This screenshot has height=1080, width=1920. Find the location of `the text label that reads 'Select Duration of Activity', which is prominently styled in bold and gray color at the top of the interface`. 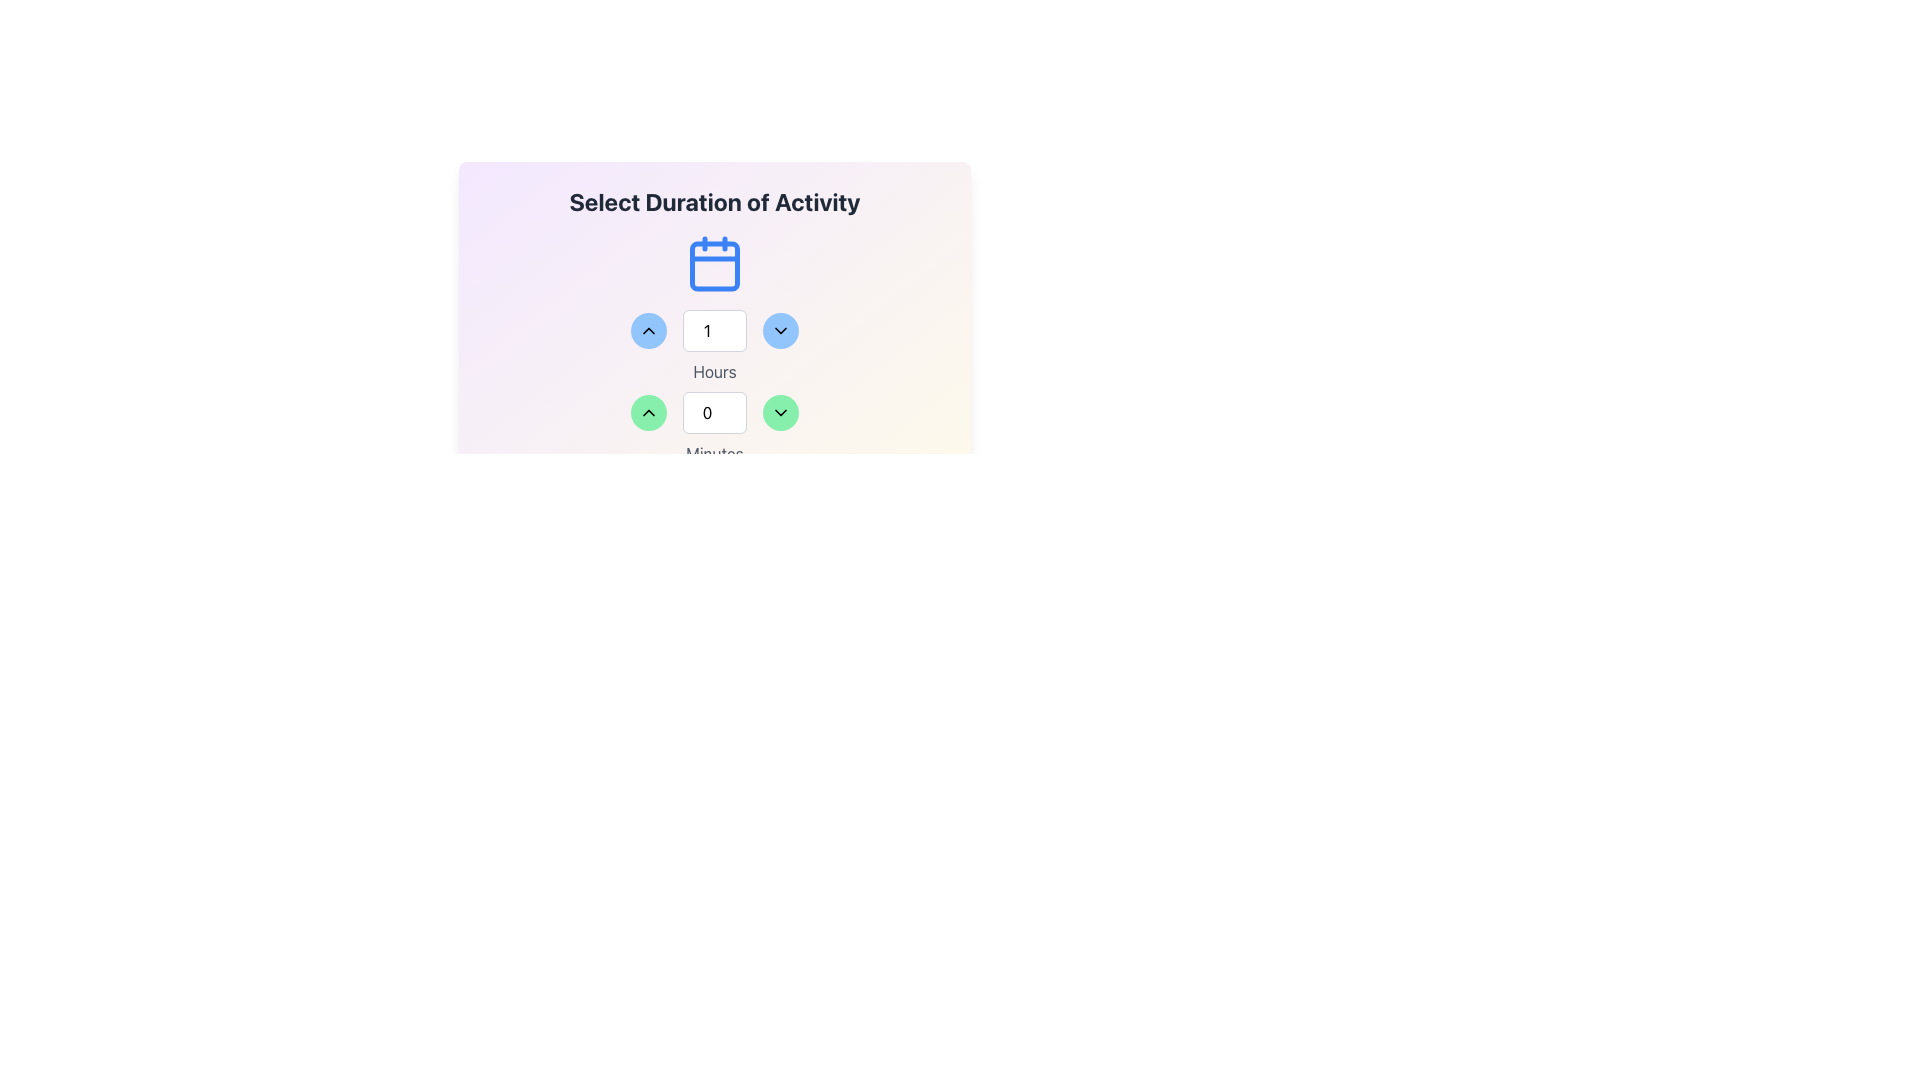

the text label that reads 'Select Duration of Activity', which is prominently styled in bold and gray color at the top of the interface is located at coordinates (715, 201).